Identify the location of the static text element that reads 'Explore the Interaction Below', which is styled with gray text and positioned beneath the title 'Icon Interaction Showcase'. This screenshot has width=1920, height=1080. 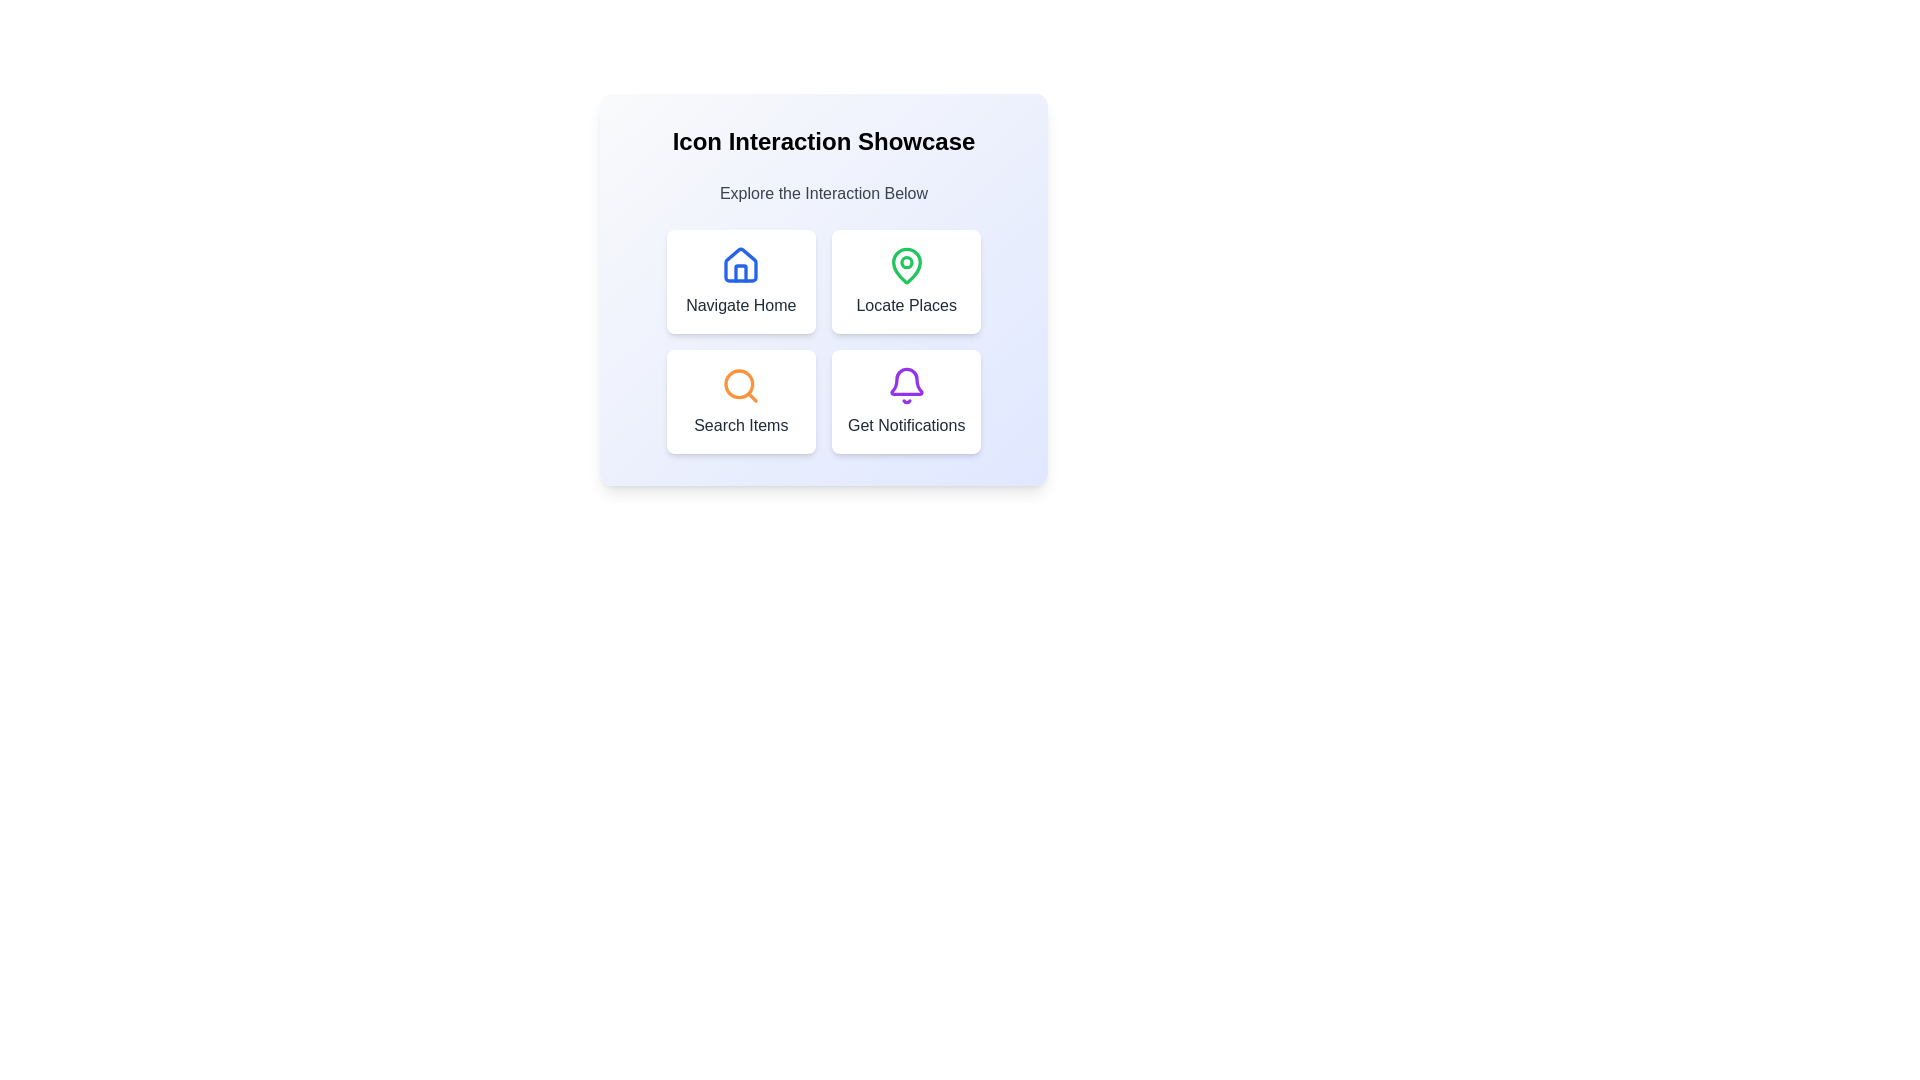
(824, 193).